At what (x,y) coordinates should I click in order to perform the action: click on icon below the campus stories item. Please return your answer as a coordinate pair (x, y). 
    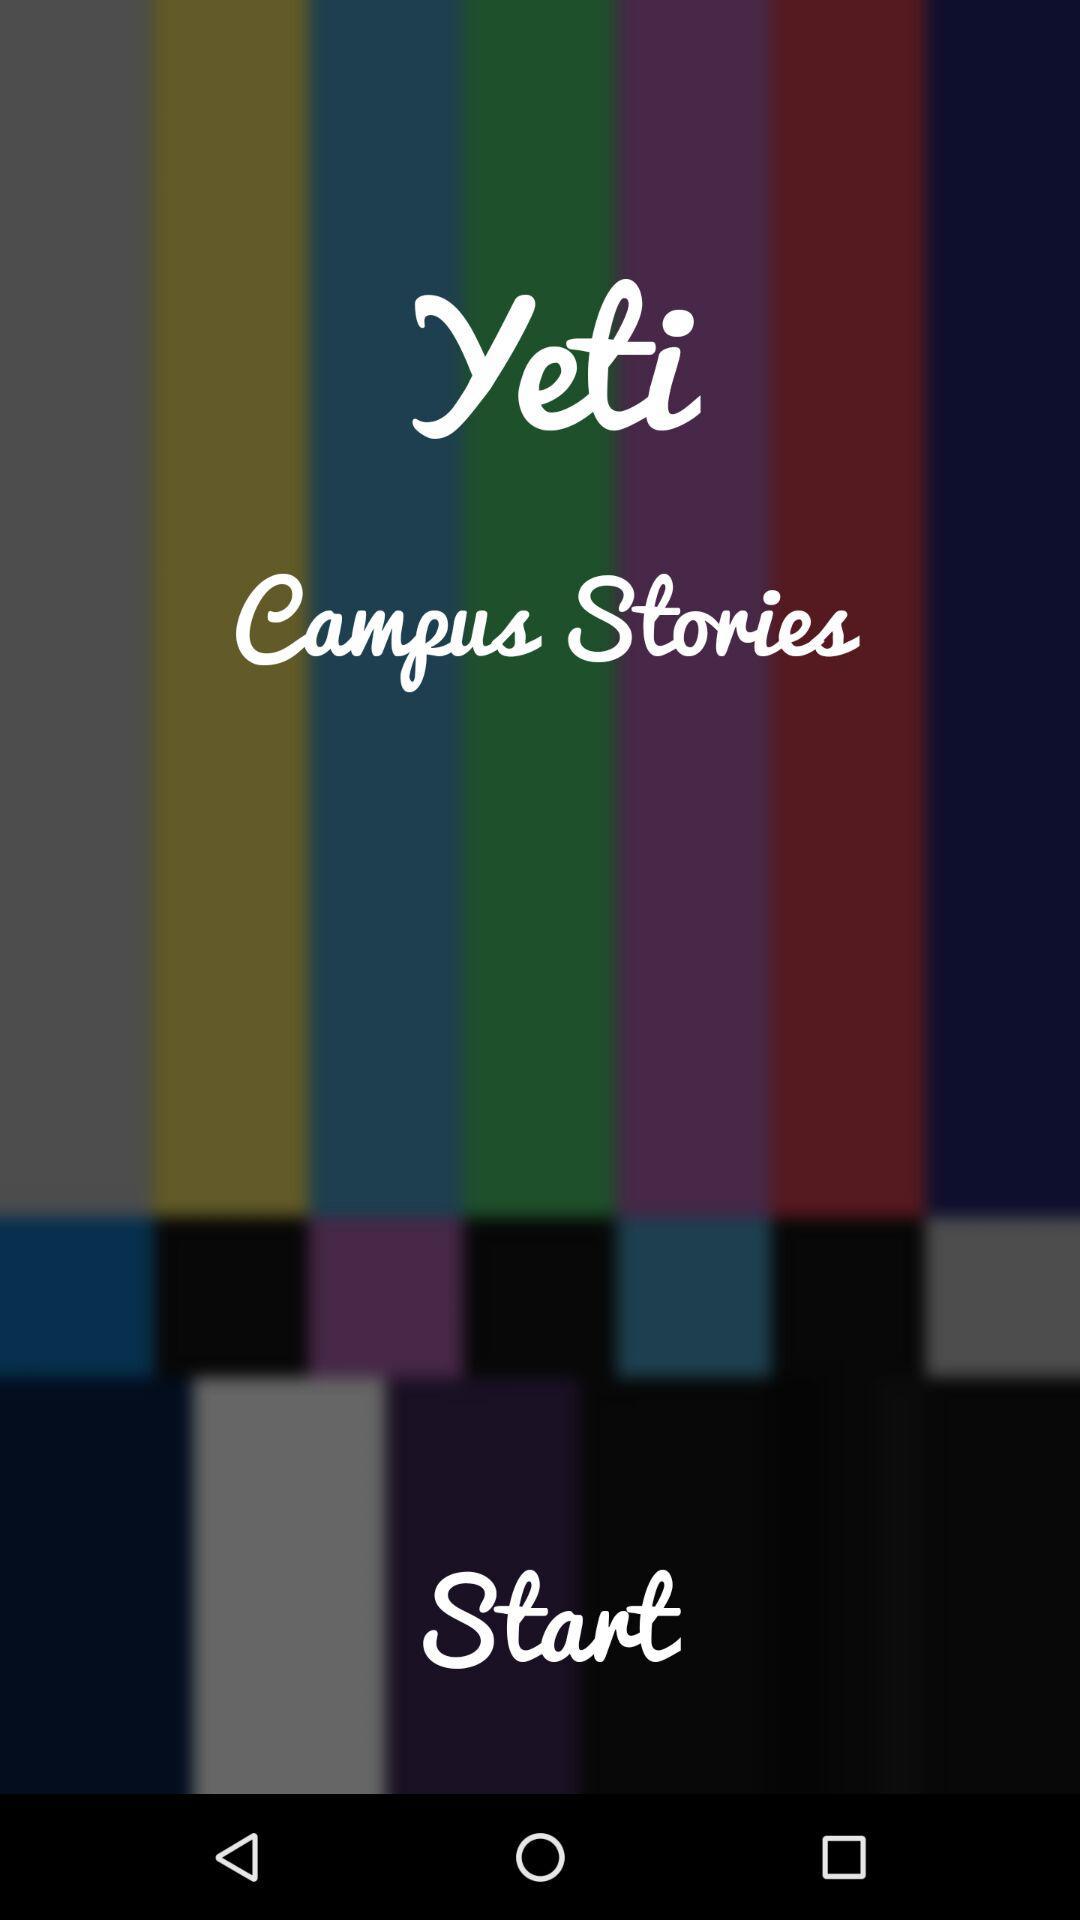
    Looking at the image, I should click on (540, 1660).